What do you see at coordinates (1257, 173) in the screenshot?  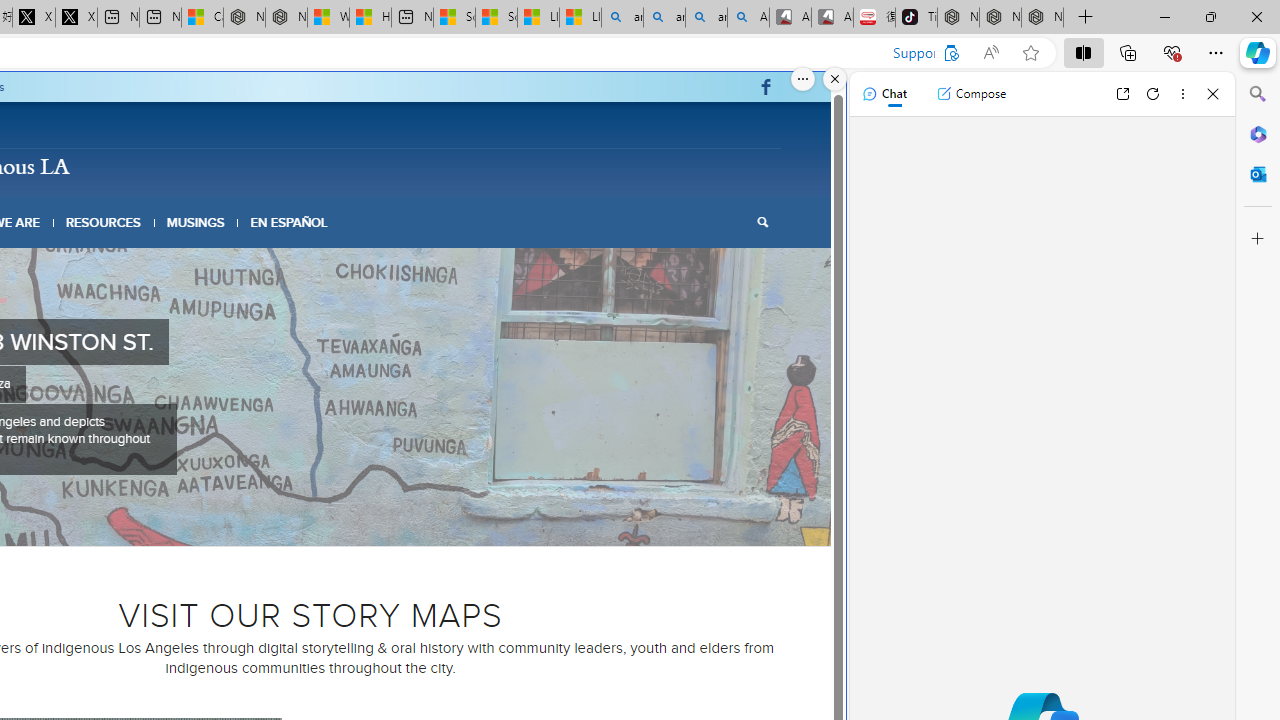 I see `'Outlook'` at bounding box center [1257, 173].